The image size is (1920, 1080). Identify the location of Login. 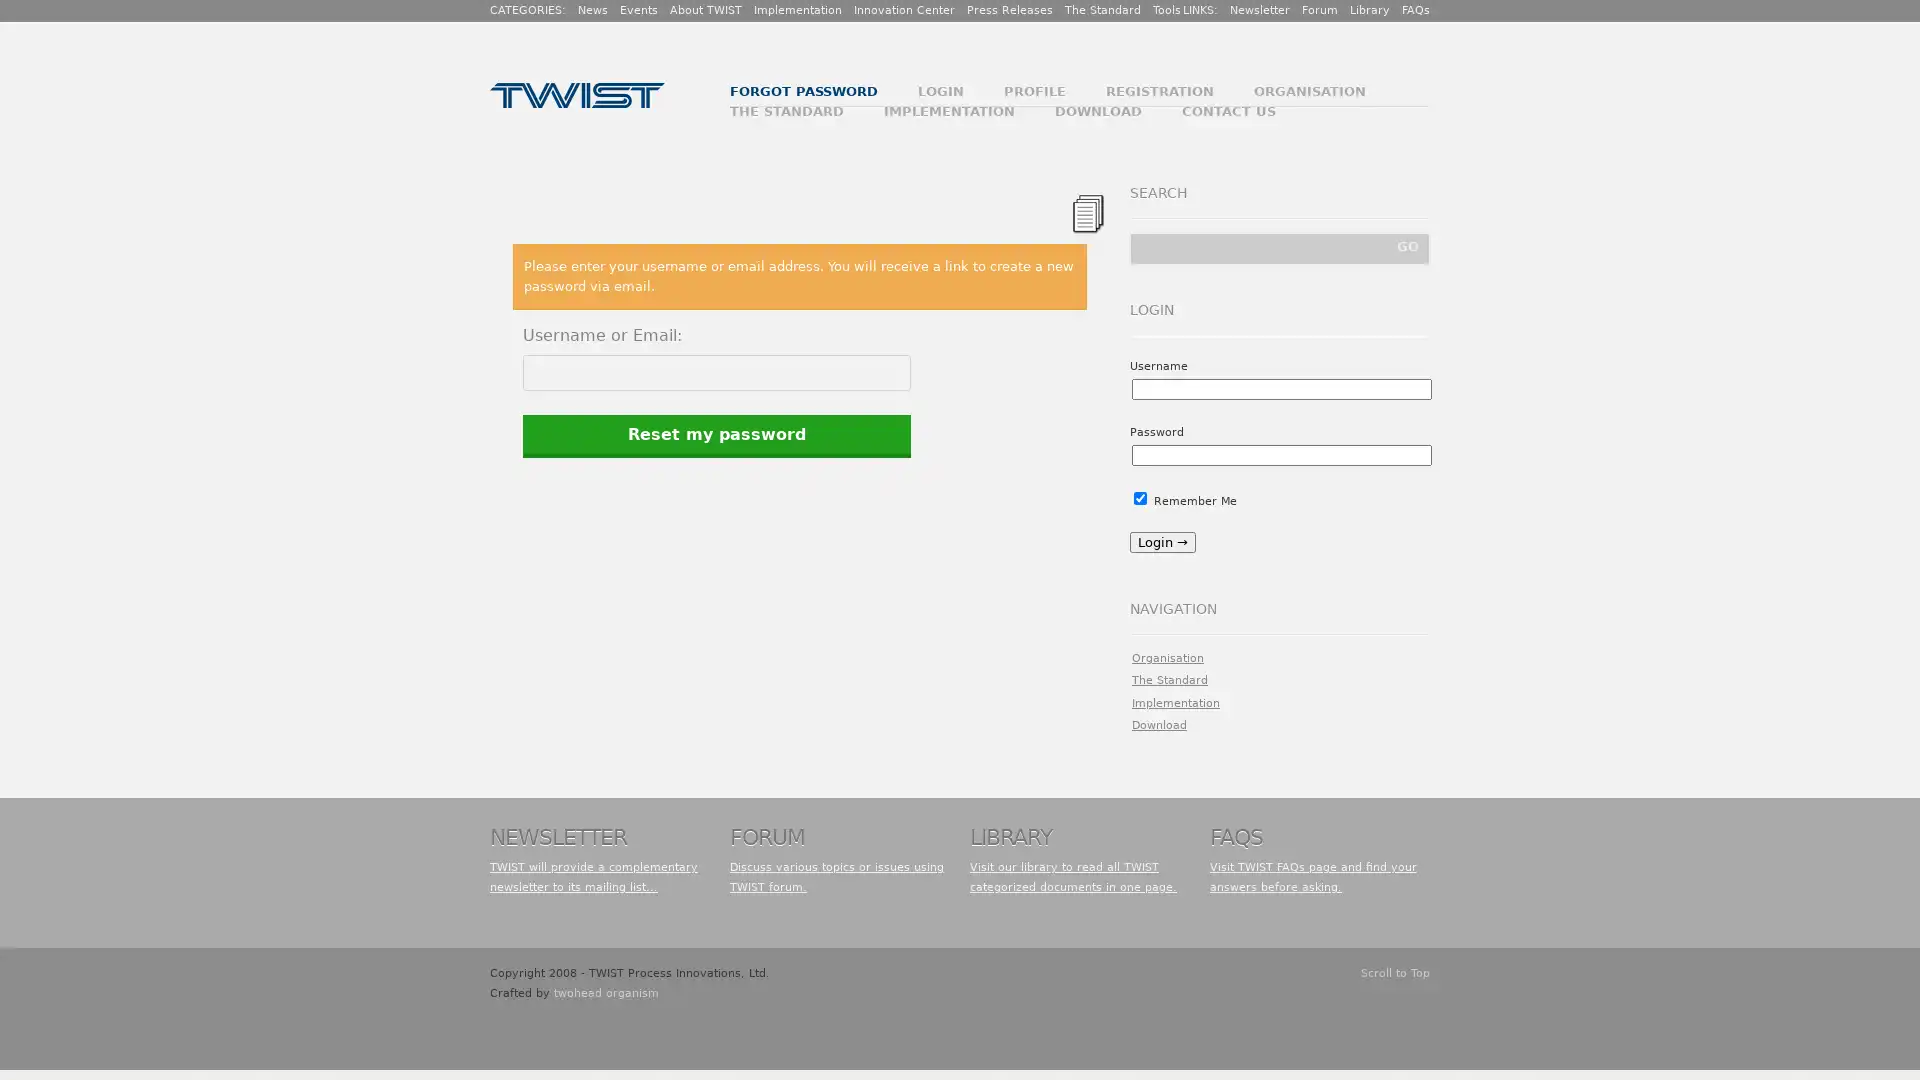
(1162, 542).